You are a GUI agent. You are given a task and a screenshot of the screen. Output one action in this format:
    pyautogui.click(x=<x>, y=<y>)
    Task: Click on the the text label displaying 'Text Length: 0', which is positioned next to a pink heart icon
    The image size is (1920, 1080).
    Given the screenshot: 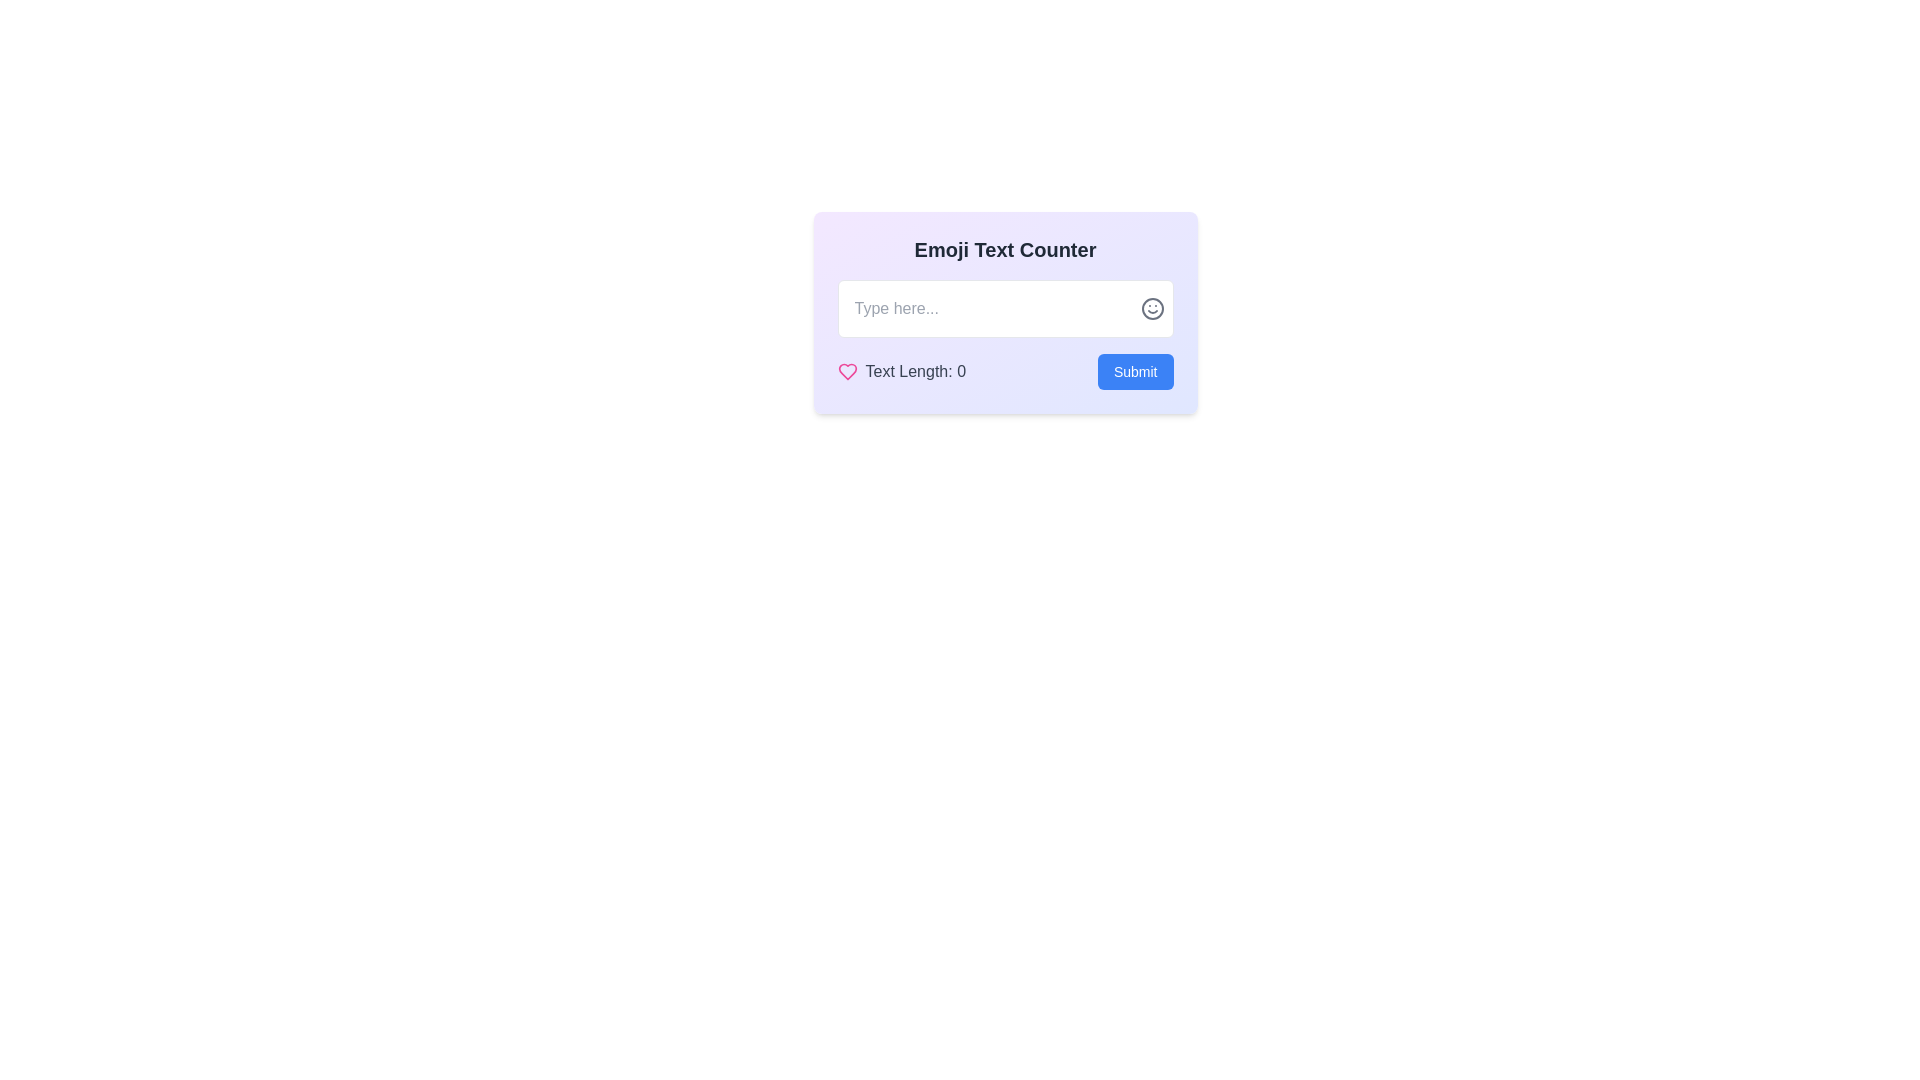 What is the action you would take?
    pyautogui.click(x=914, y=371)
    